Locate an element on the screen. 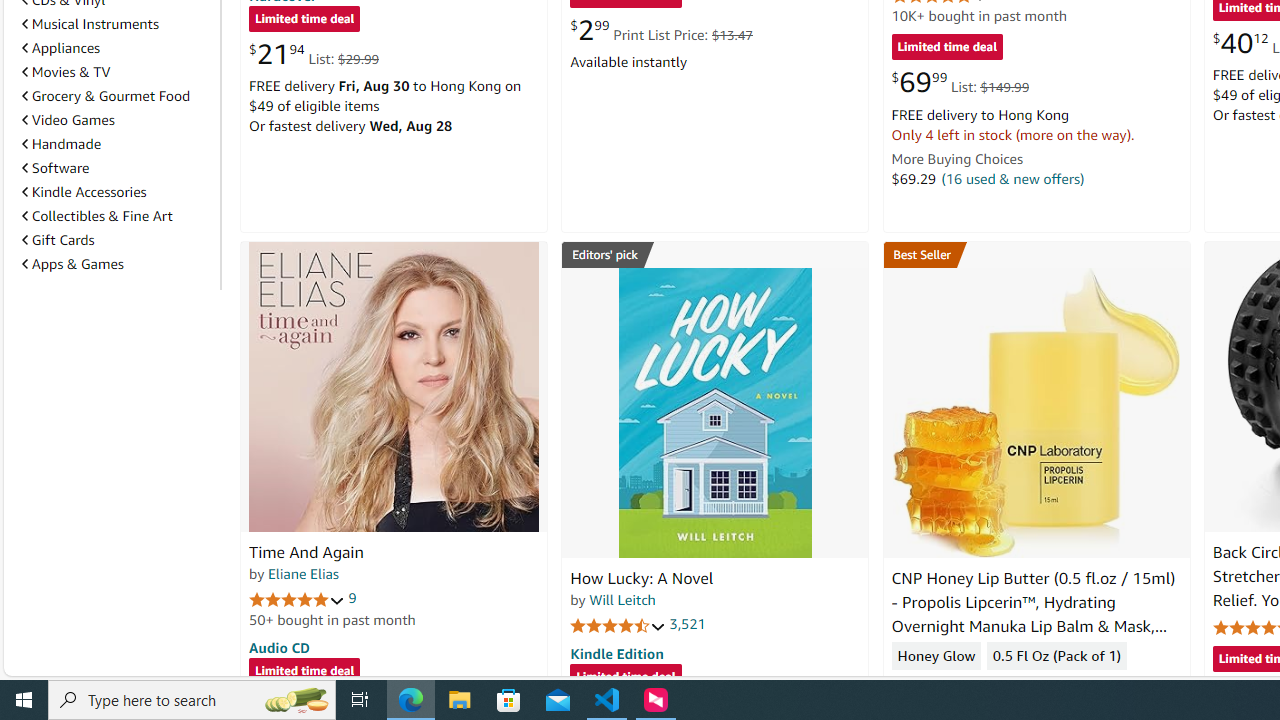 The height and width of the screenshot is (720, 1280). 'Appliances' is located at coordinates (61, 46).